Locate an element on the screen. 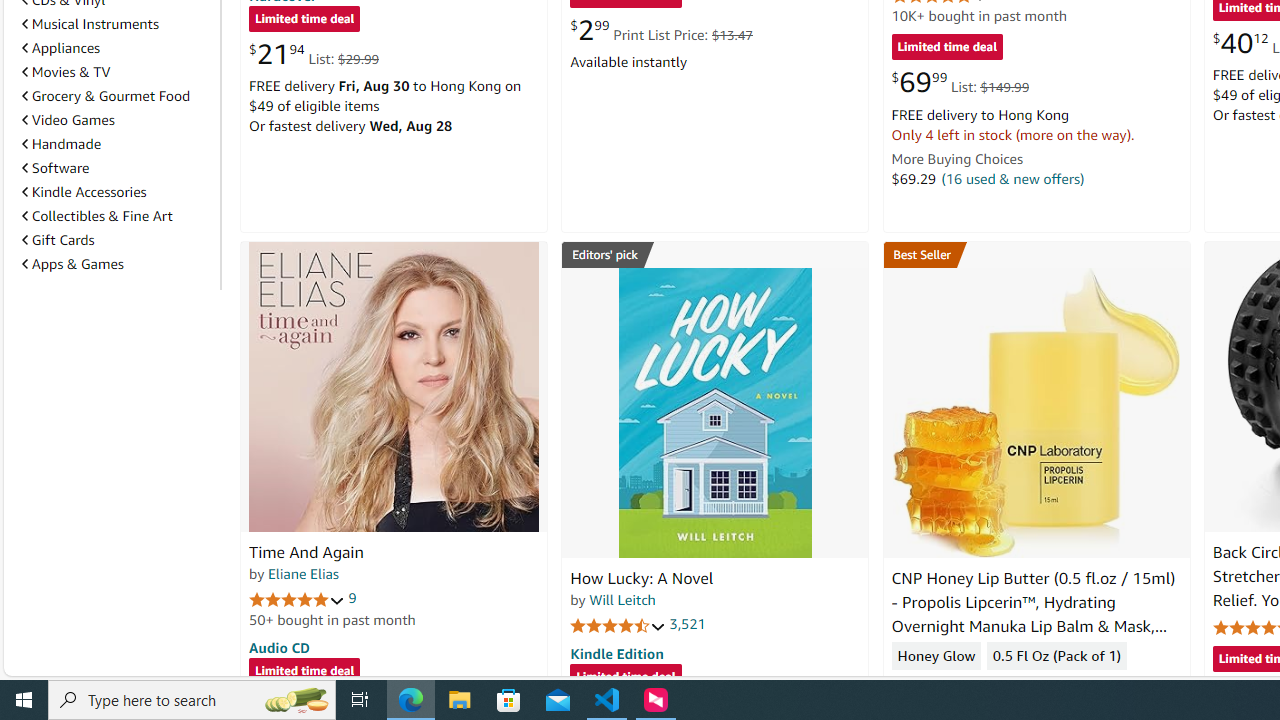 The height and width of the screenshot is (720, 1280). 'Appliances' is located at coordinates (61, 46).